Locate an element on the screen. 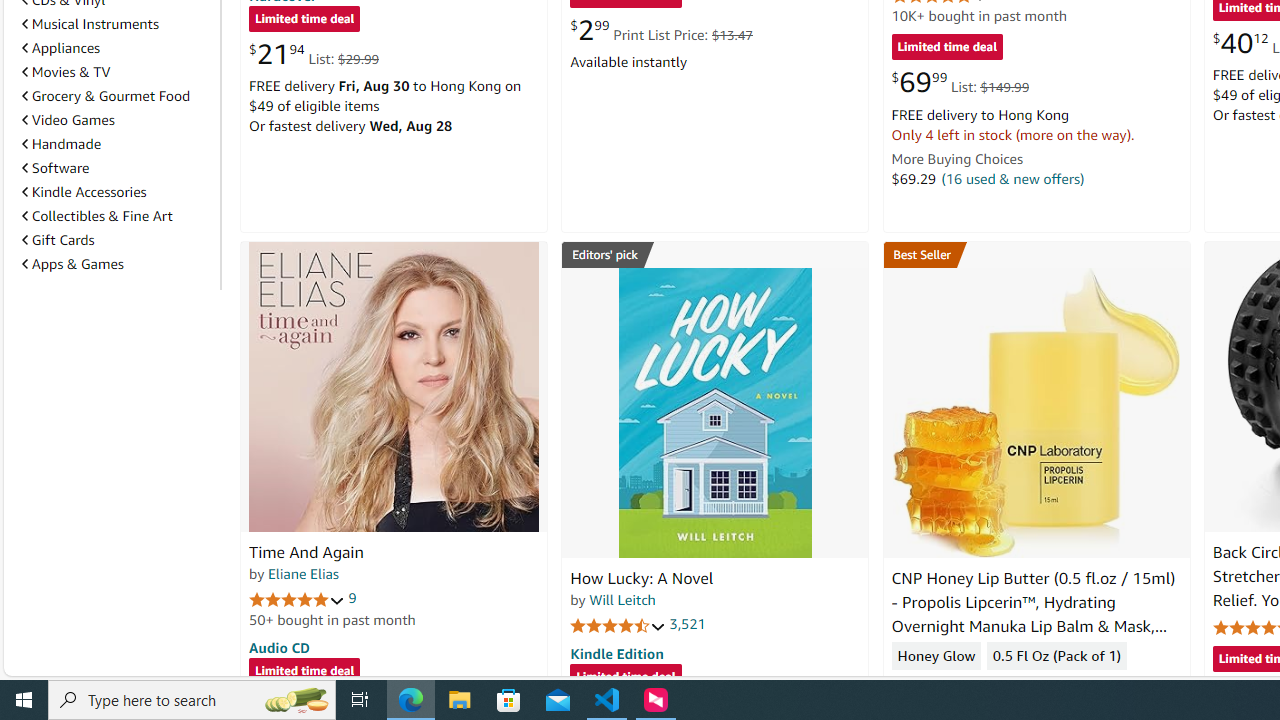 The height and width of the screenshot is (720, 1280). 'Appliances' is located at coordinates (61, 46).